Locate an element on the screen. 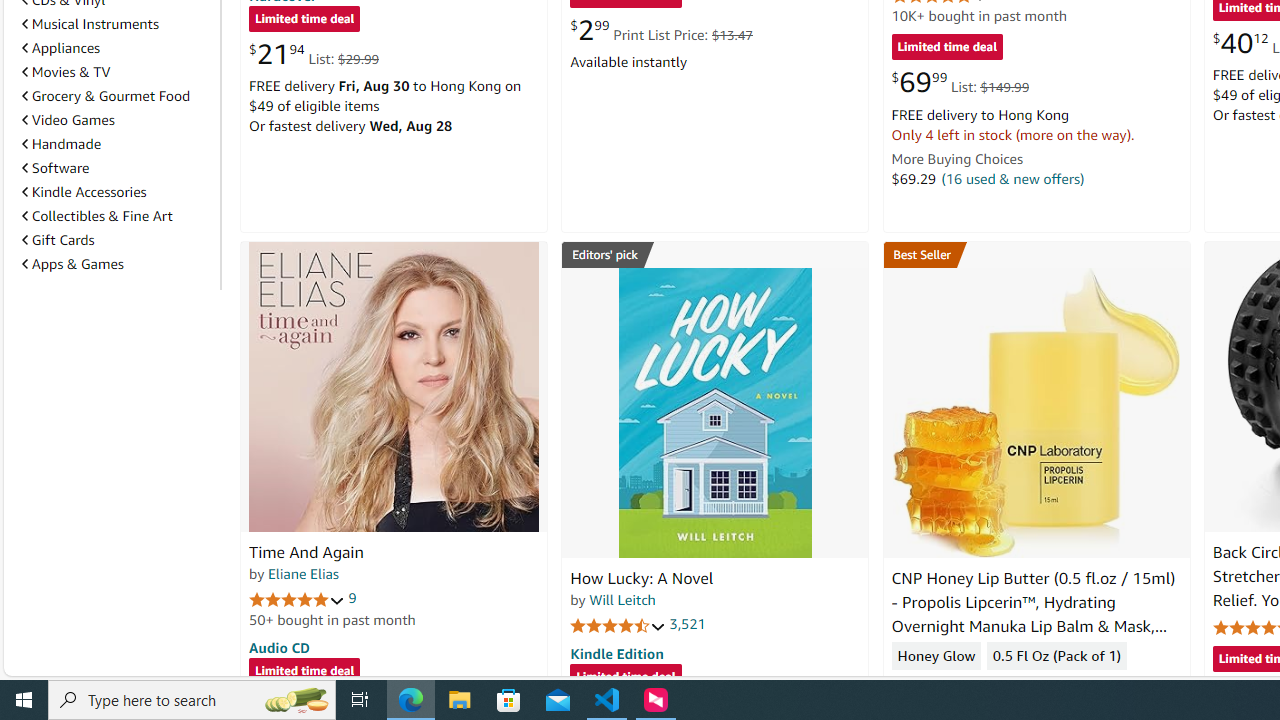 The height and width of the screenshot is (720, 1280). 'Appliances' is located at coordinates (61, 46).